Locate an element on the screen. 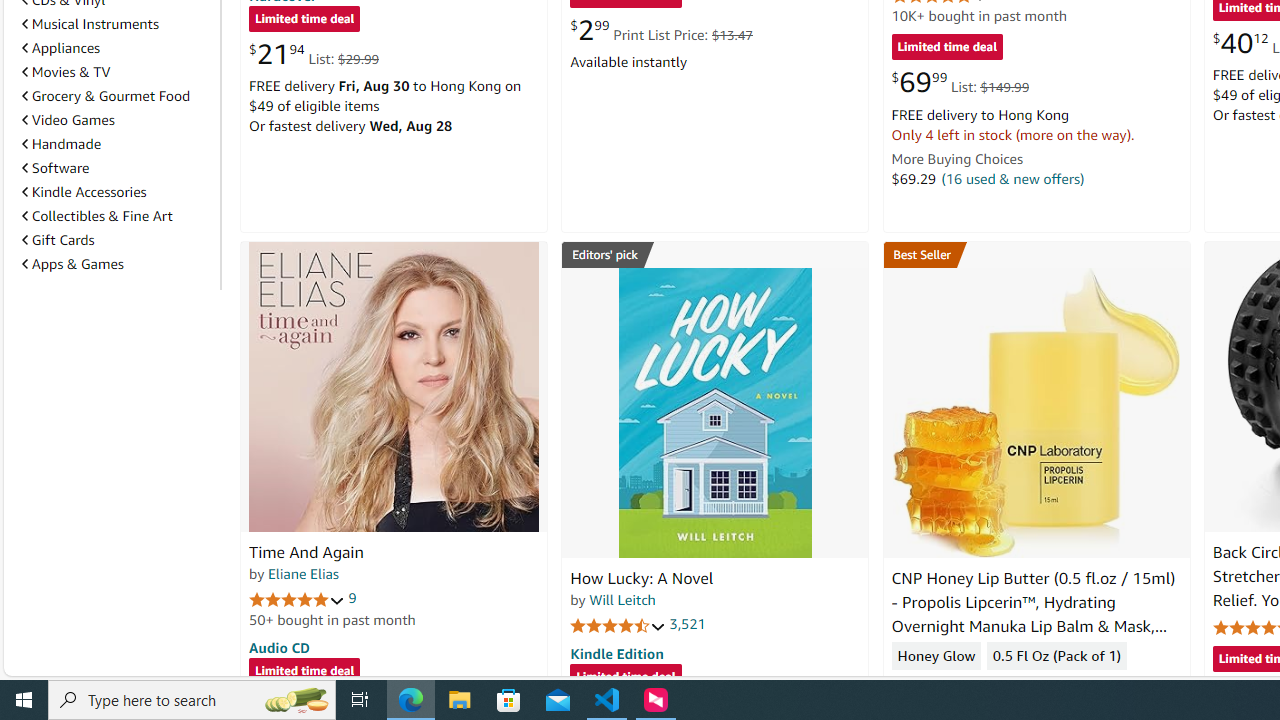 The height and width of the screenshot is (720, 1280). 'Appliances' is located at coordinates (61, 46).